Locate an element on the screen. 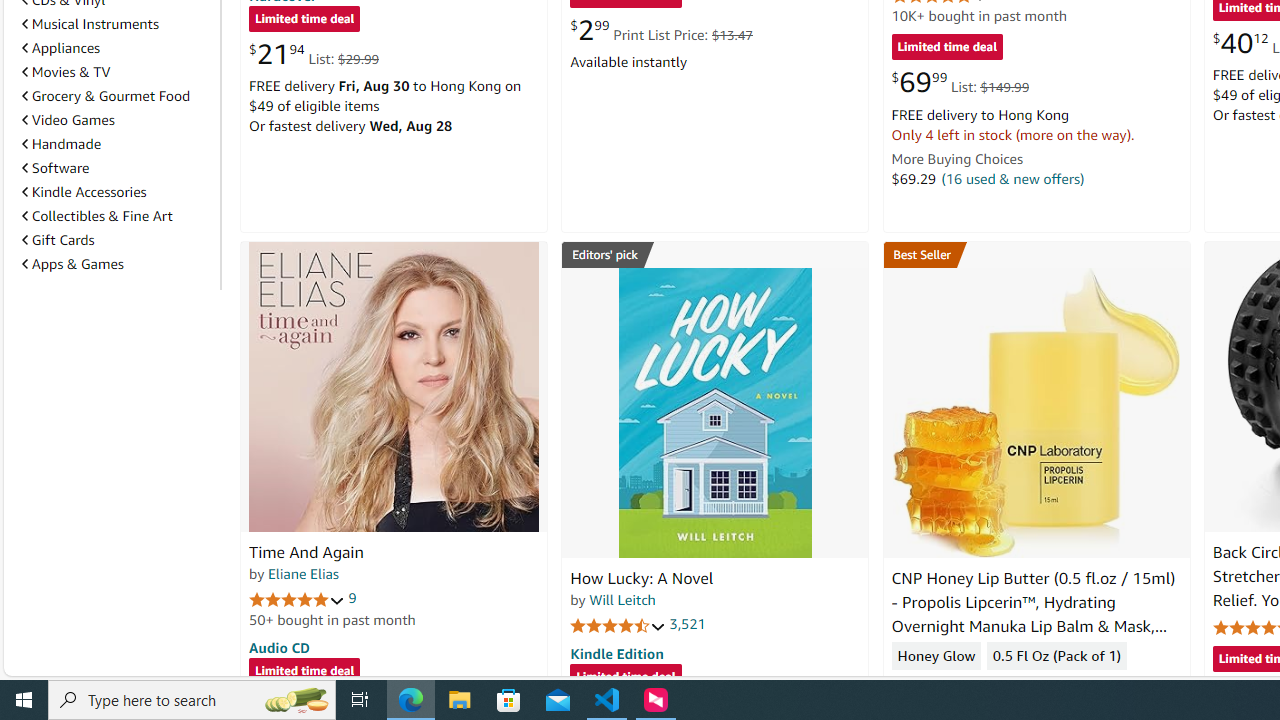 The height and width of the screenshot is (720, 1280). 'Appliances' is located at coordinates (61, 46).